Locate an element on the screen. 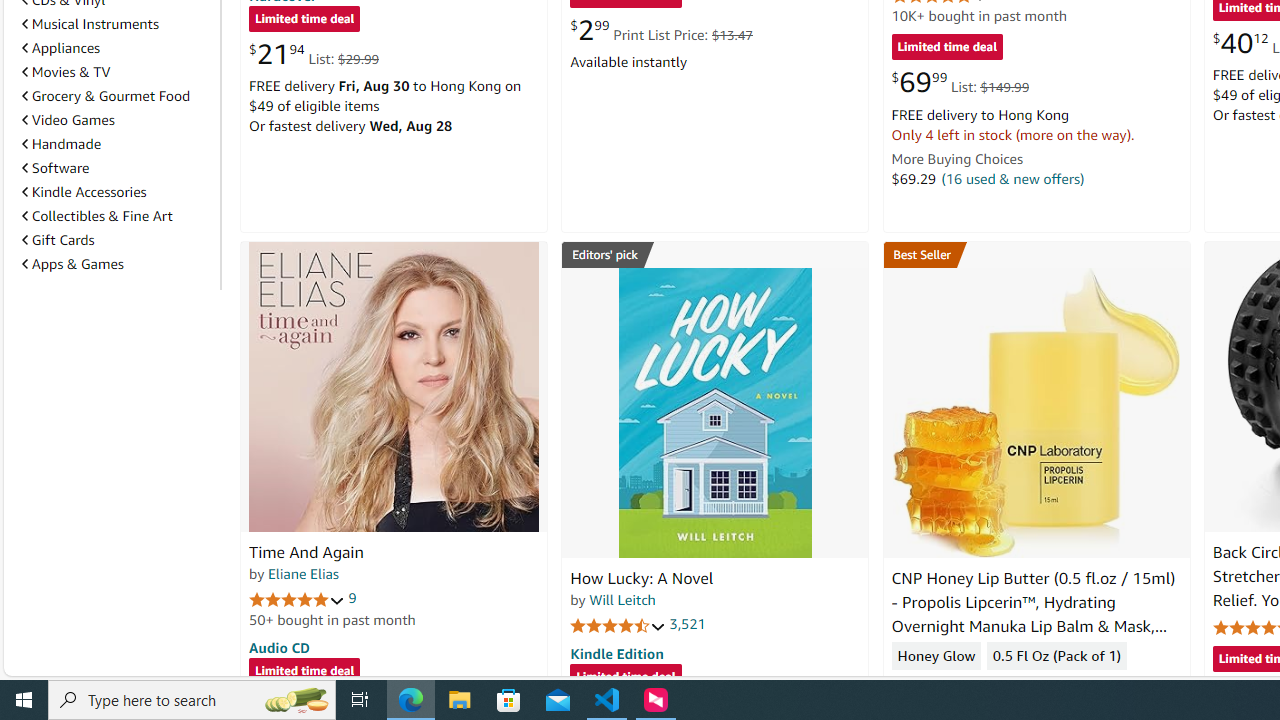 The height and width of the screenshot is (720, 1280). 'Appliances' is located at coordinates (61, 46).